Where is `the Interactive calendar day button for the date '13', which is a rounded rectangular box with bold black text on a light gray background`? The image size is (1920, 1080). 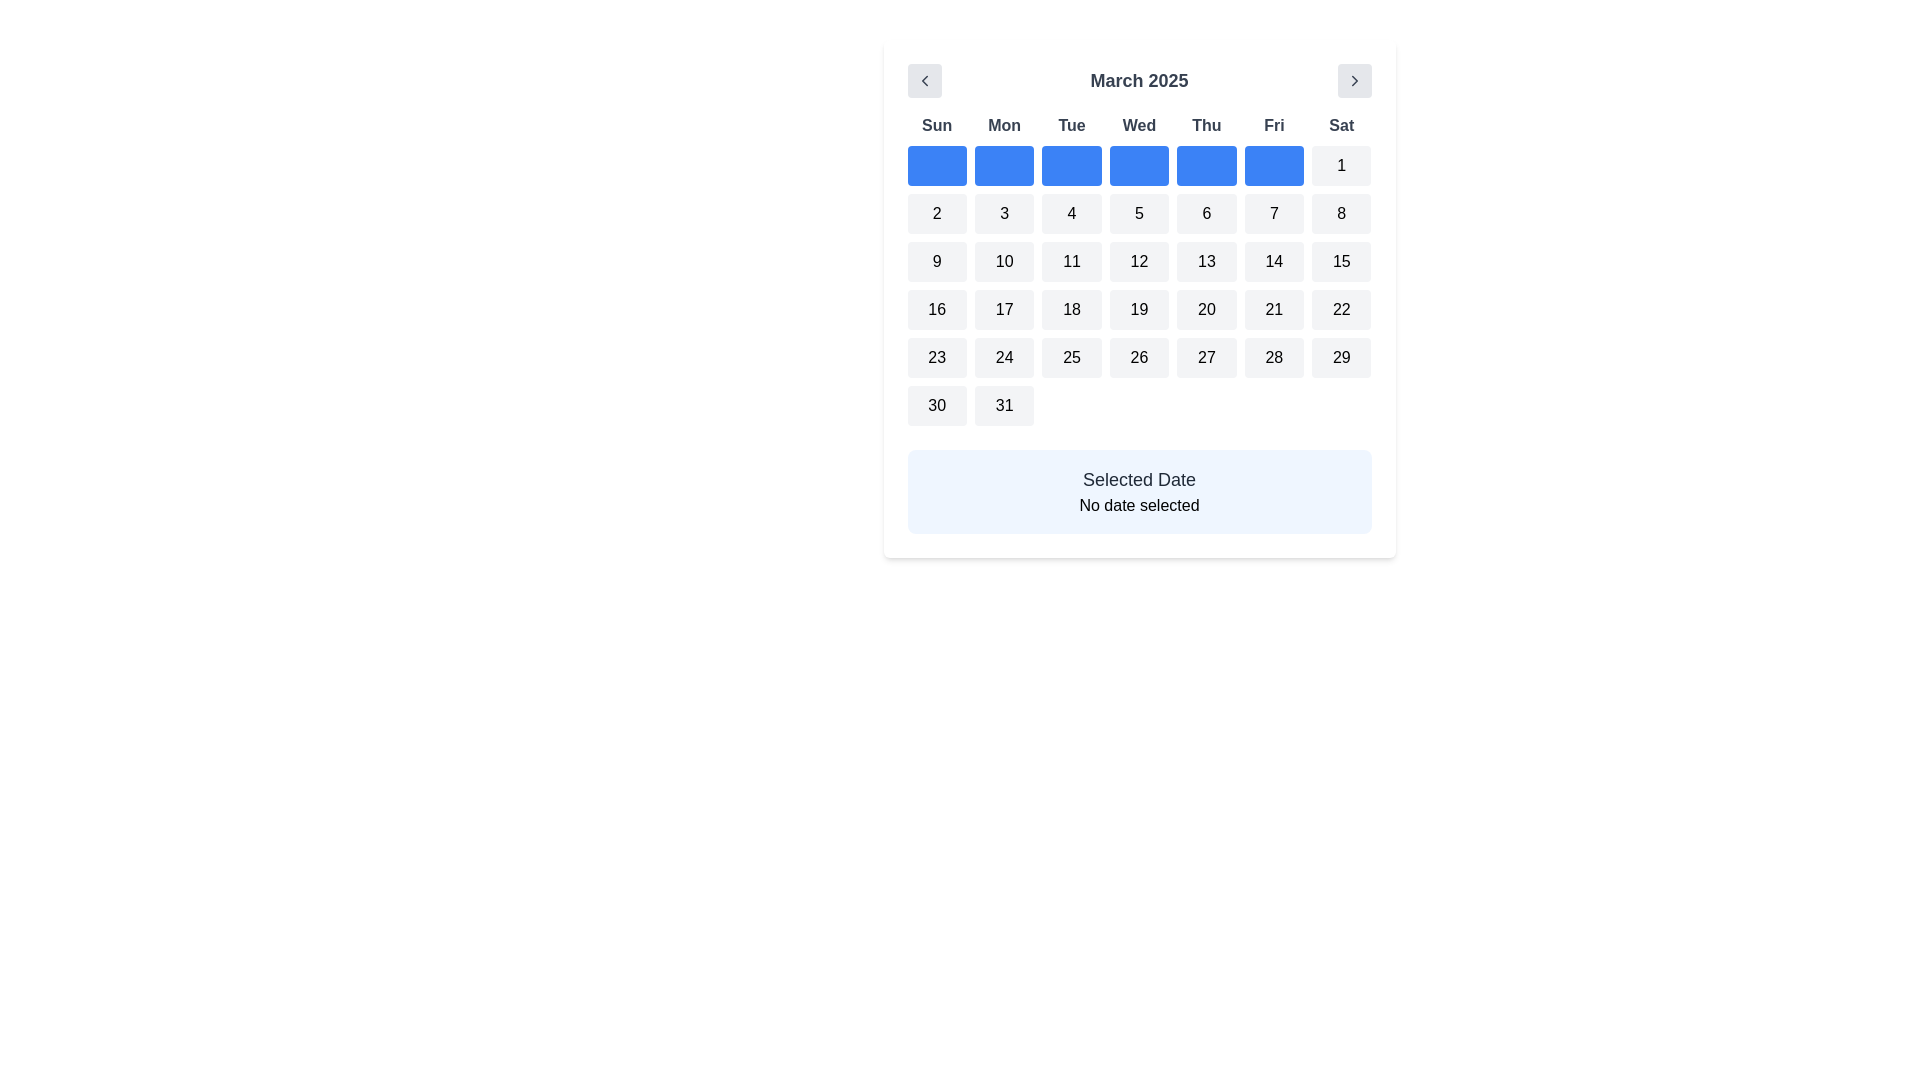 the Interactive calendar day button for the date '13', which is a rounded rectangular box with bold black text on a light gray background is located at coordinates (1205, 261).